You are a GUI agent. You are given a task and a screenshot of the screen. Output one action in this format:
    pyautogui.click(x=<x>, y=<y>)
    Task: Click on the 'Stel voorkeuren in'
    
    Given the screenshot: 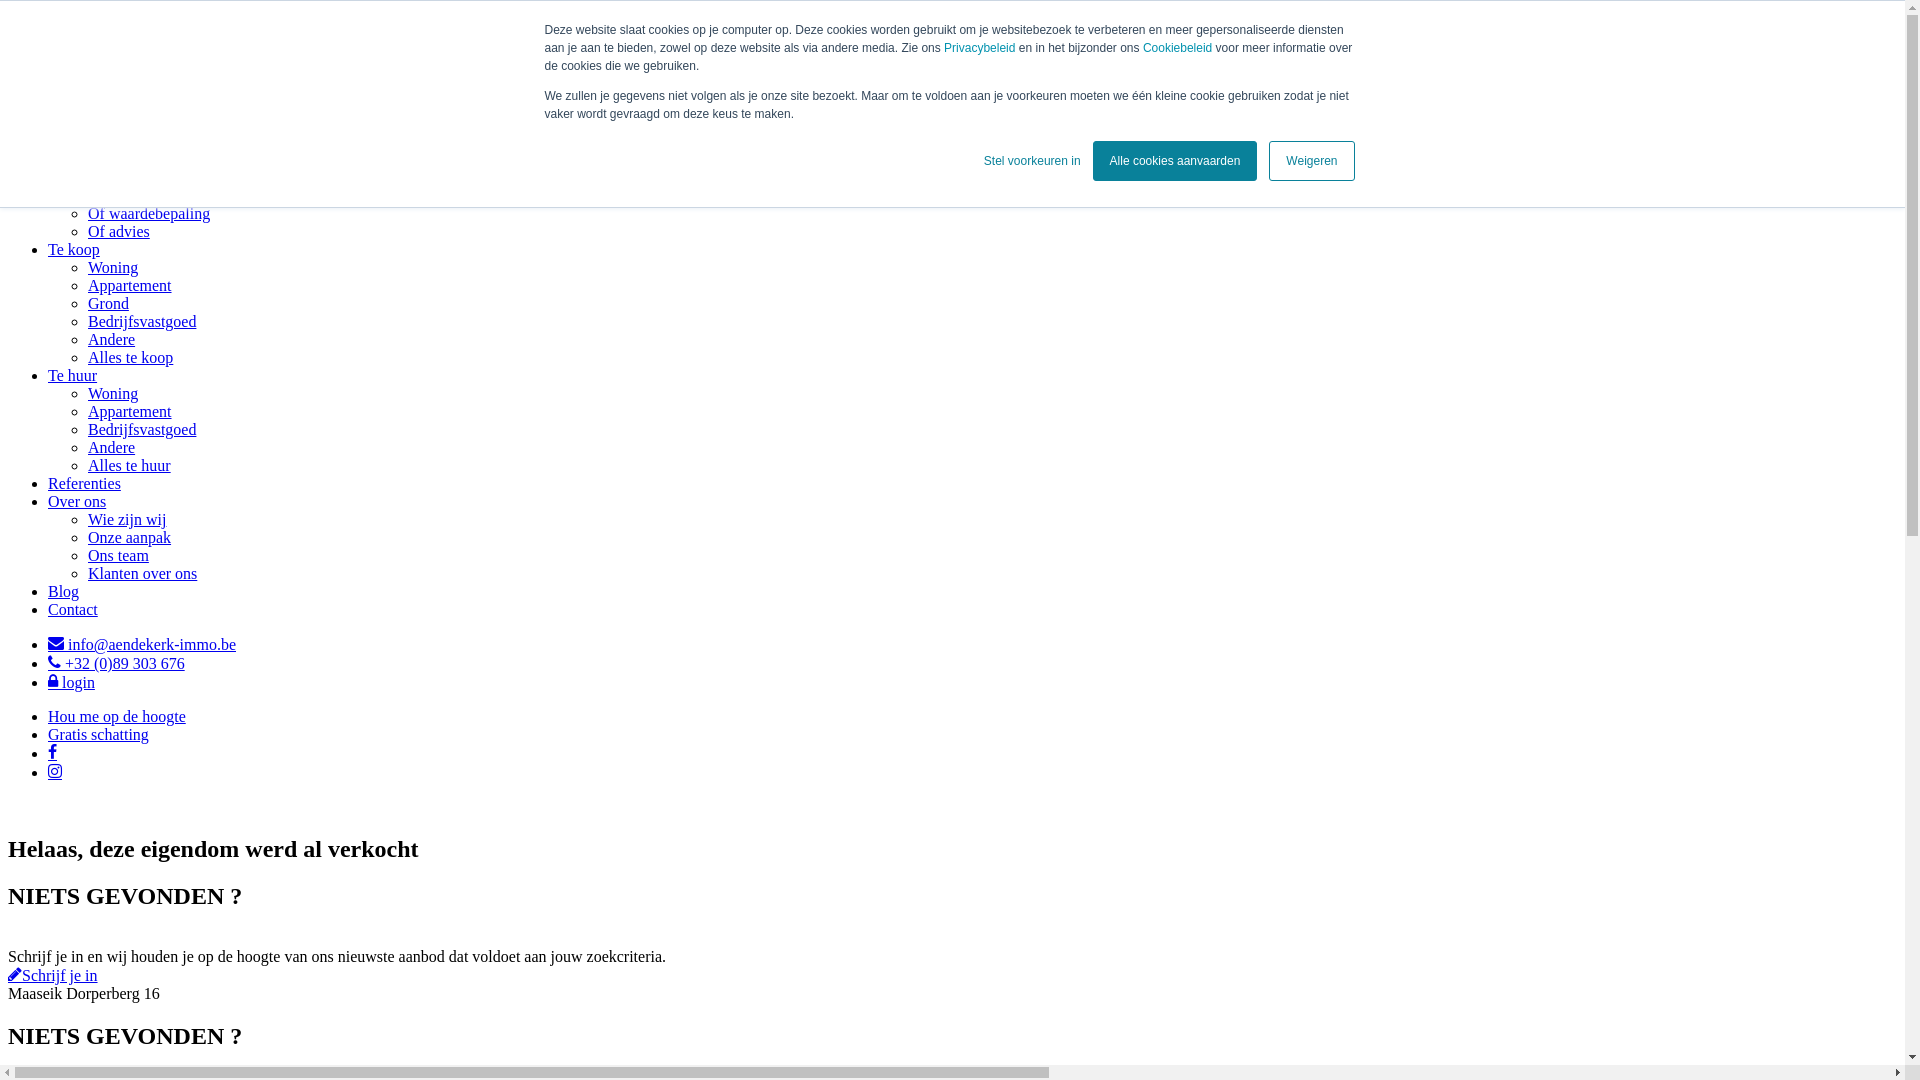 What is the action you would take?
    pyautogui.click(x=1032, y=160)
    